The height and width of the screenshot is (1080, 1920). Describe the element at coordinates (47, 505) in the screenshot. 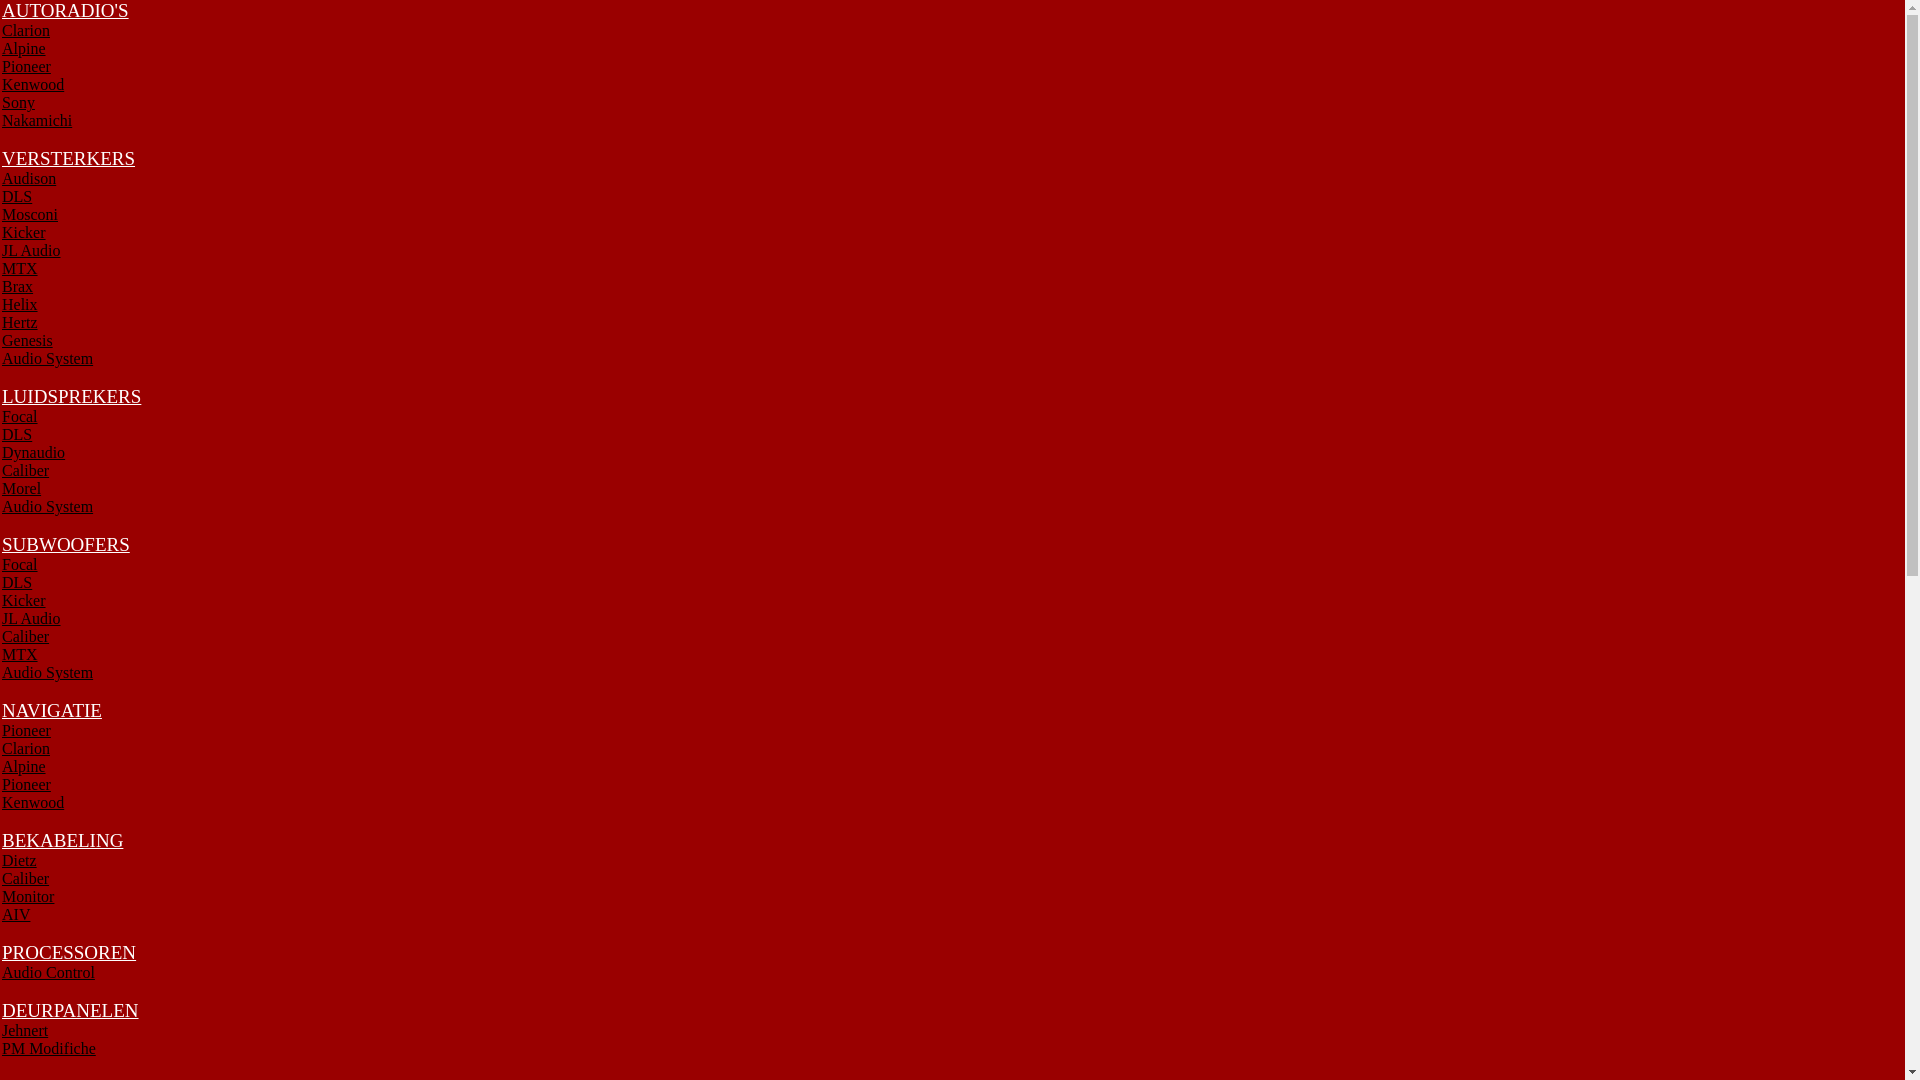

I see `'Audio System'` at that location.